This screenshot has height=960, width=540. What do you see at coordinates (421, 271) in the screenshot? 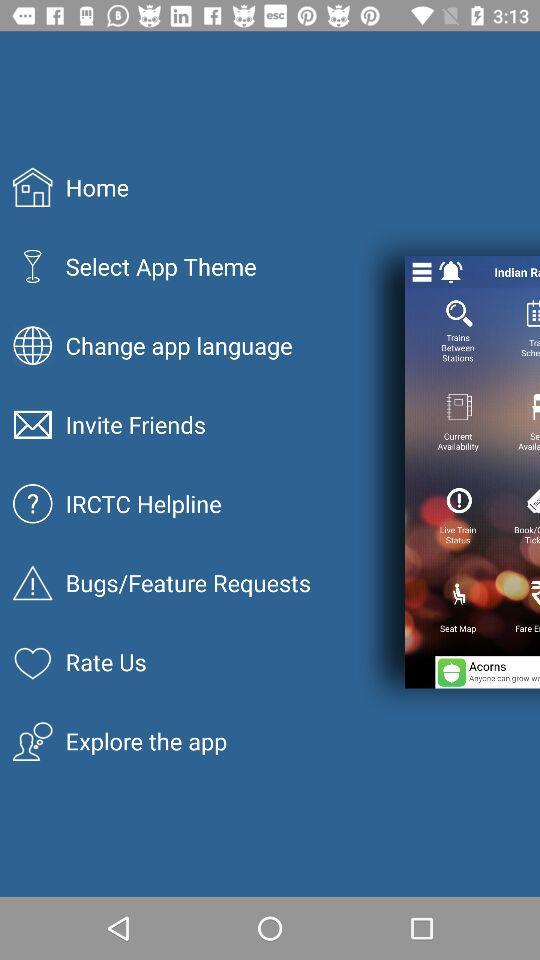
I see `settings` at bounding box center [421, 271].